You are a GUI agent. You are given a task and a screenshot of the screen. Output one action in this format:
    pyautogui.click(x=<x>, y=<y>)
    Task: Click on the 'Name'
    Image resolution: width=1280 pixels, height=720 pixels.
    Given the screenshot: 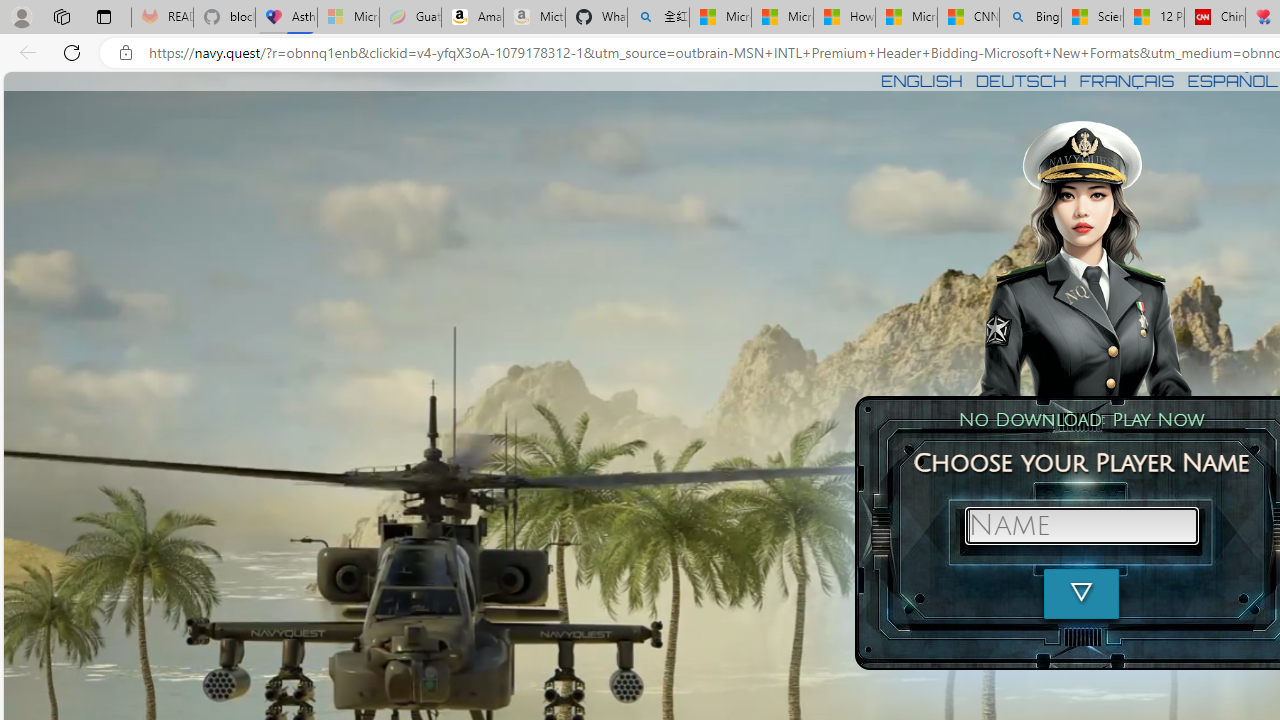 What is the action you would take?
    pyautogui.click(x=1080, y=524)
    